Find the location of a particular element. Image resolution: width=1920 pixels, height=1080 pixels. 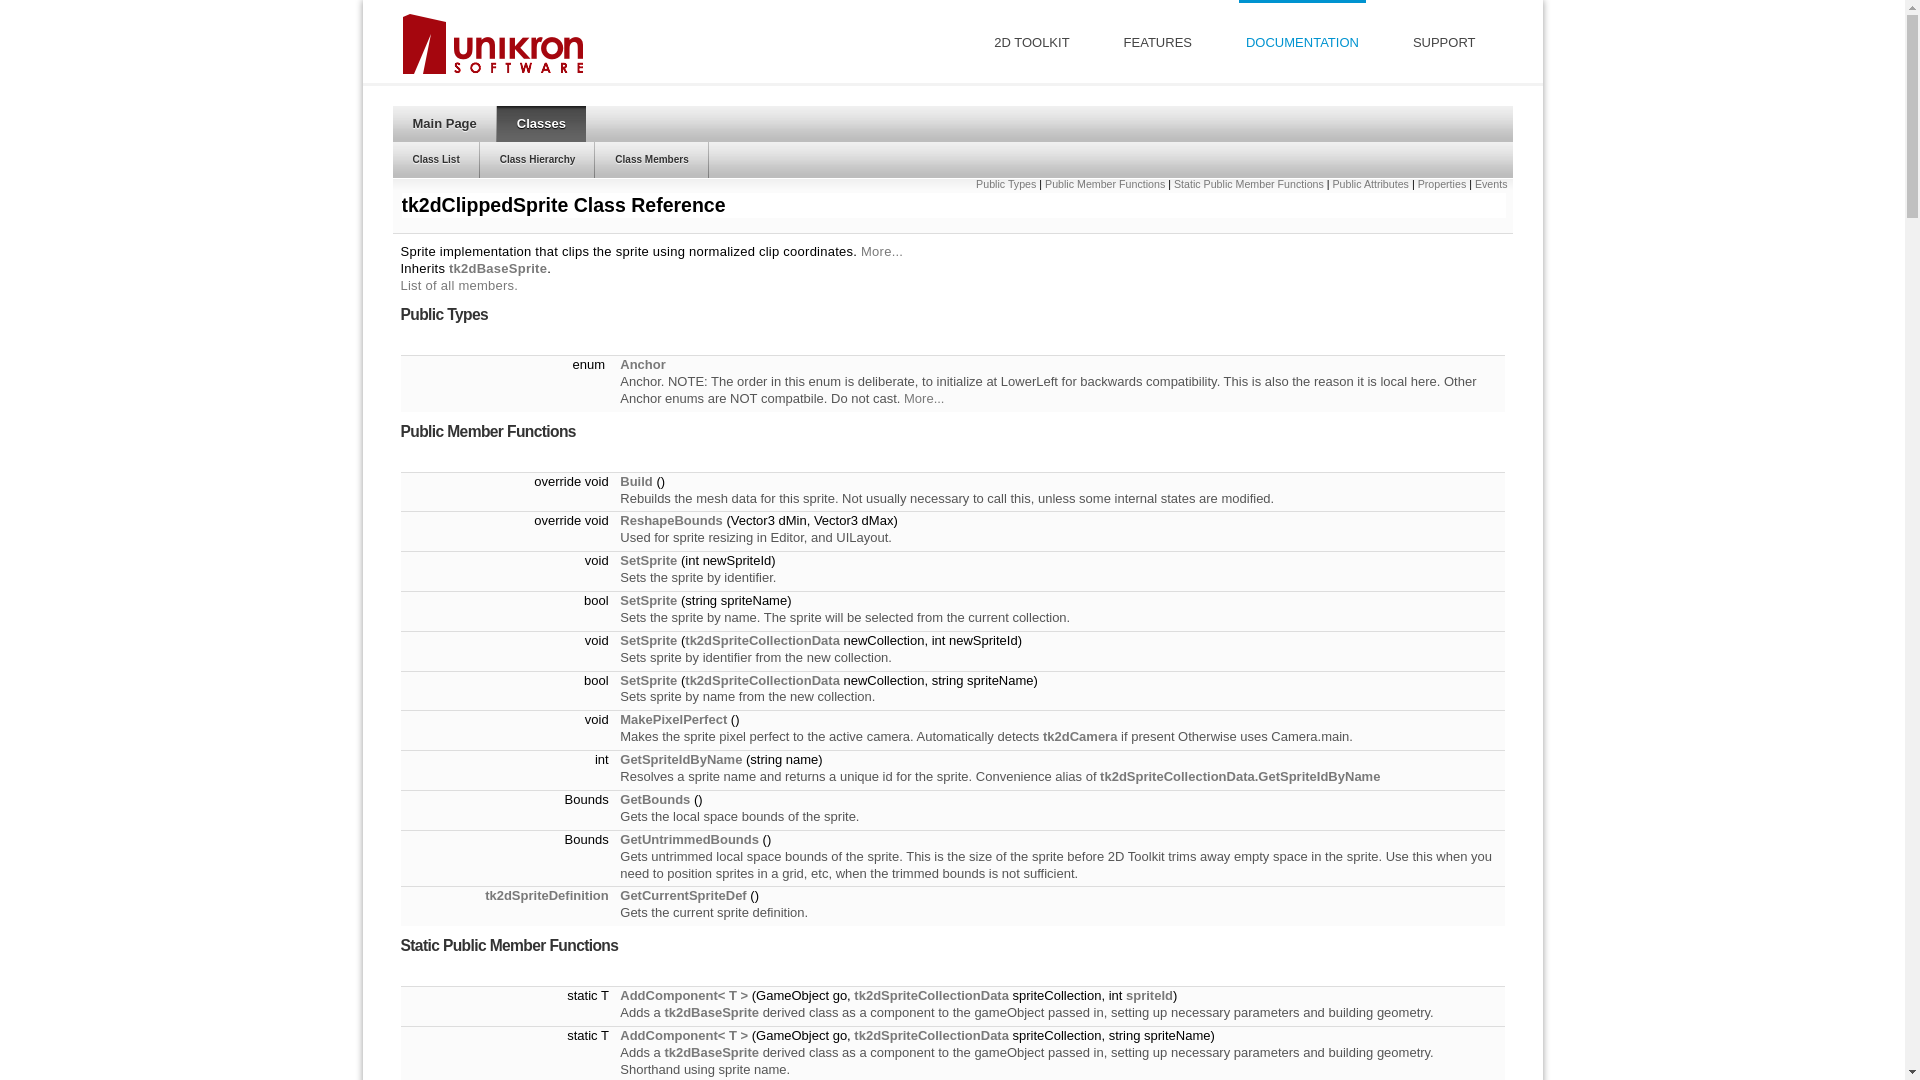

'Class Hierarchy' is located at coordinates (480, 158).